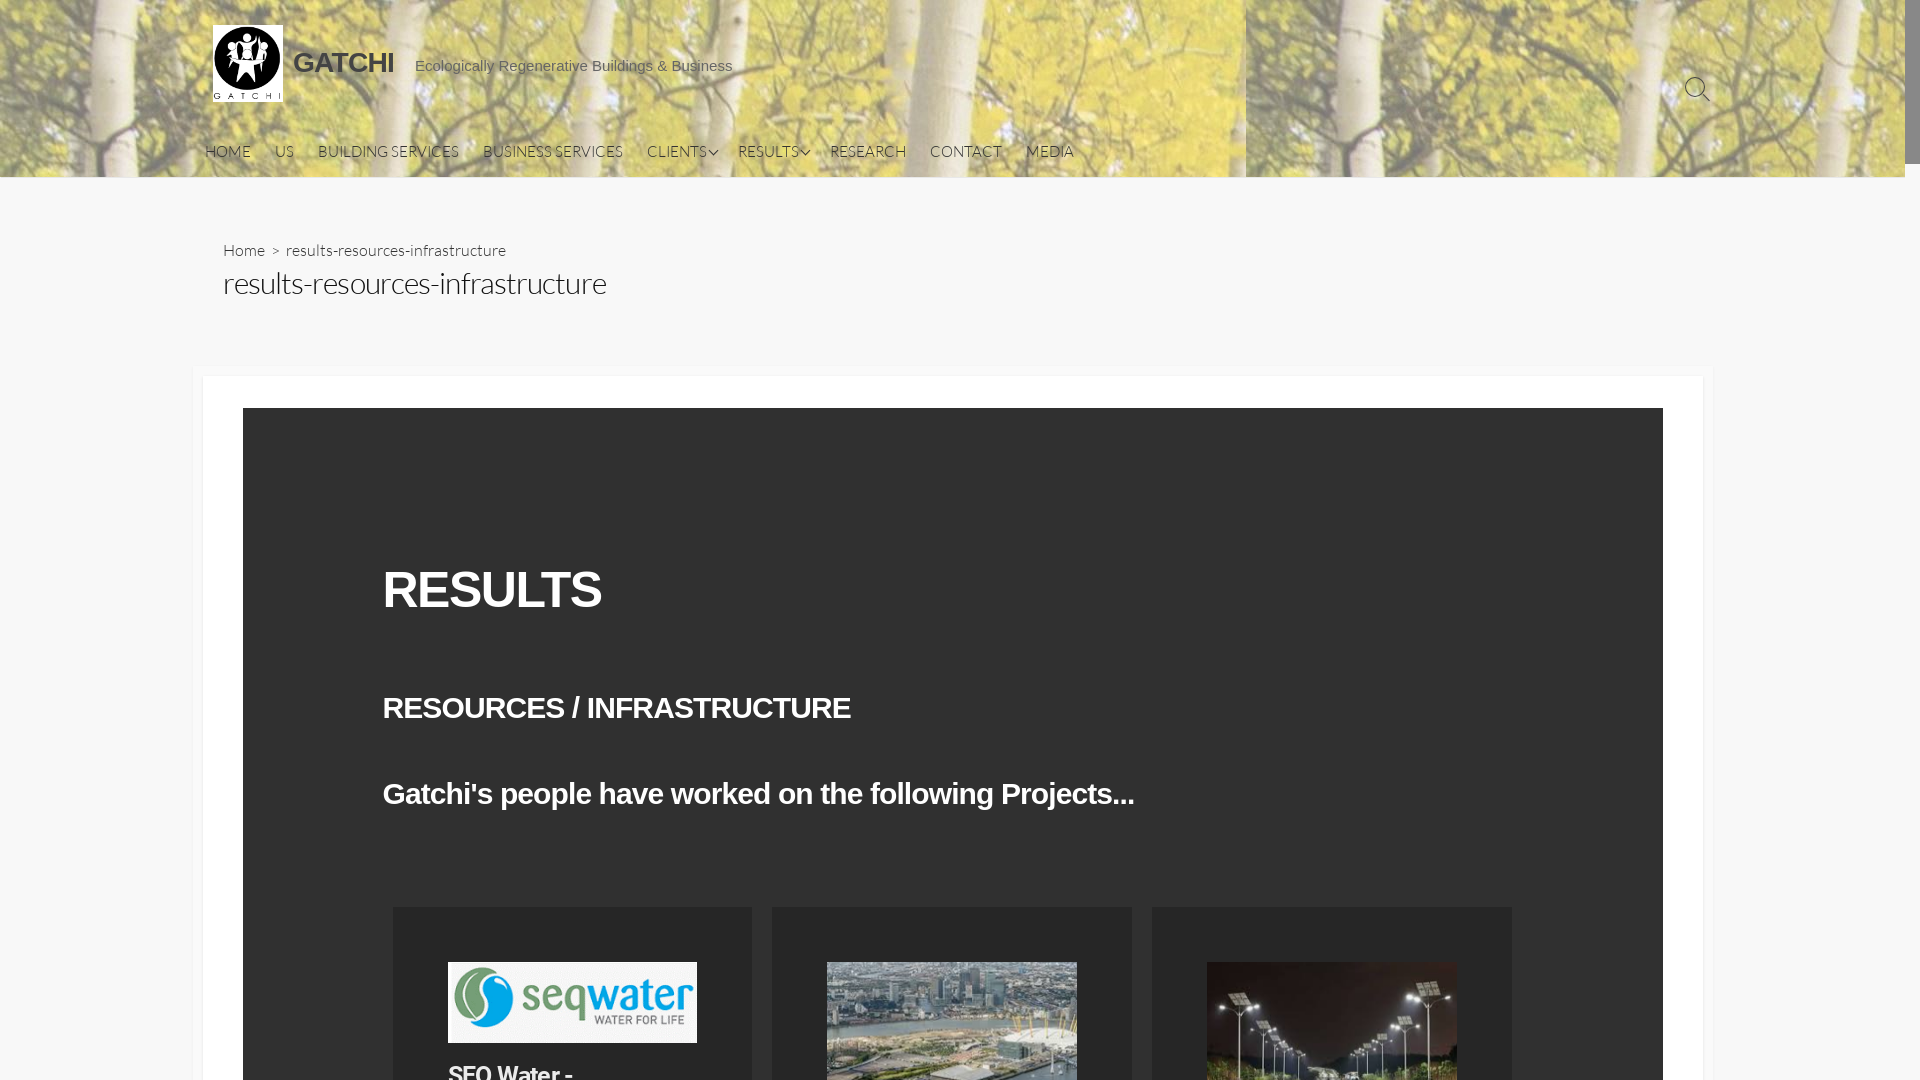 The width and height of the screenshot is (1920, 1080). I want to click on 'Developers', so click(825, 185).